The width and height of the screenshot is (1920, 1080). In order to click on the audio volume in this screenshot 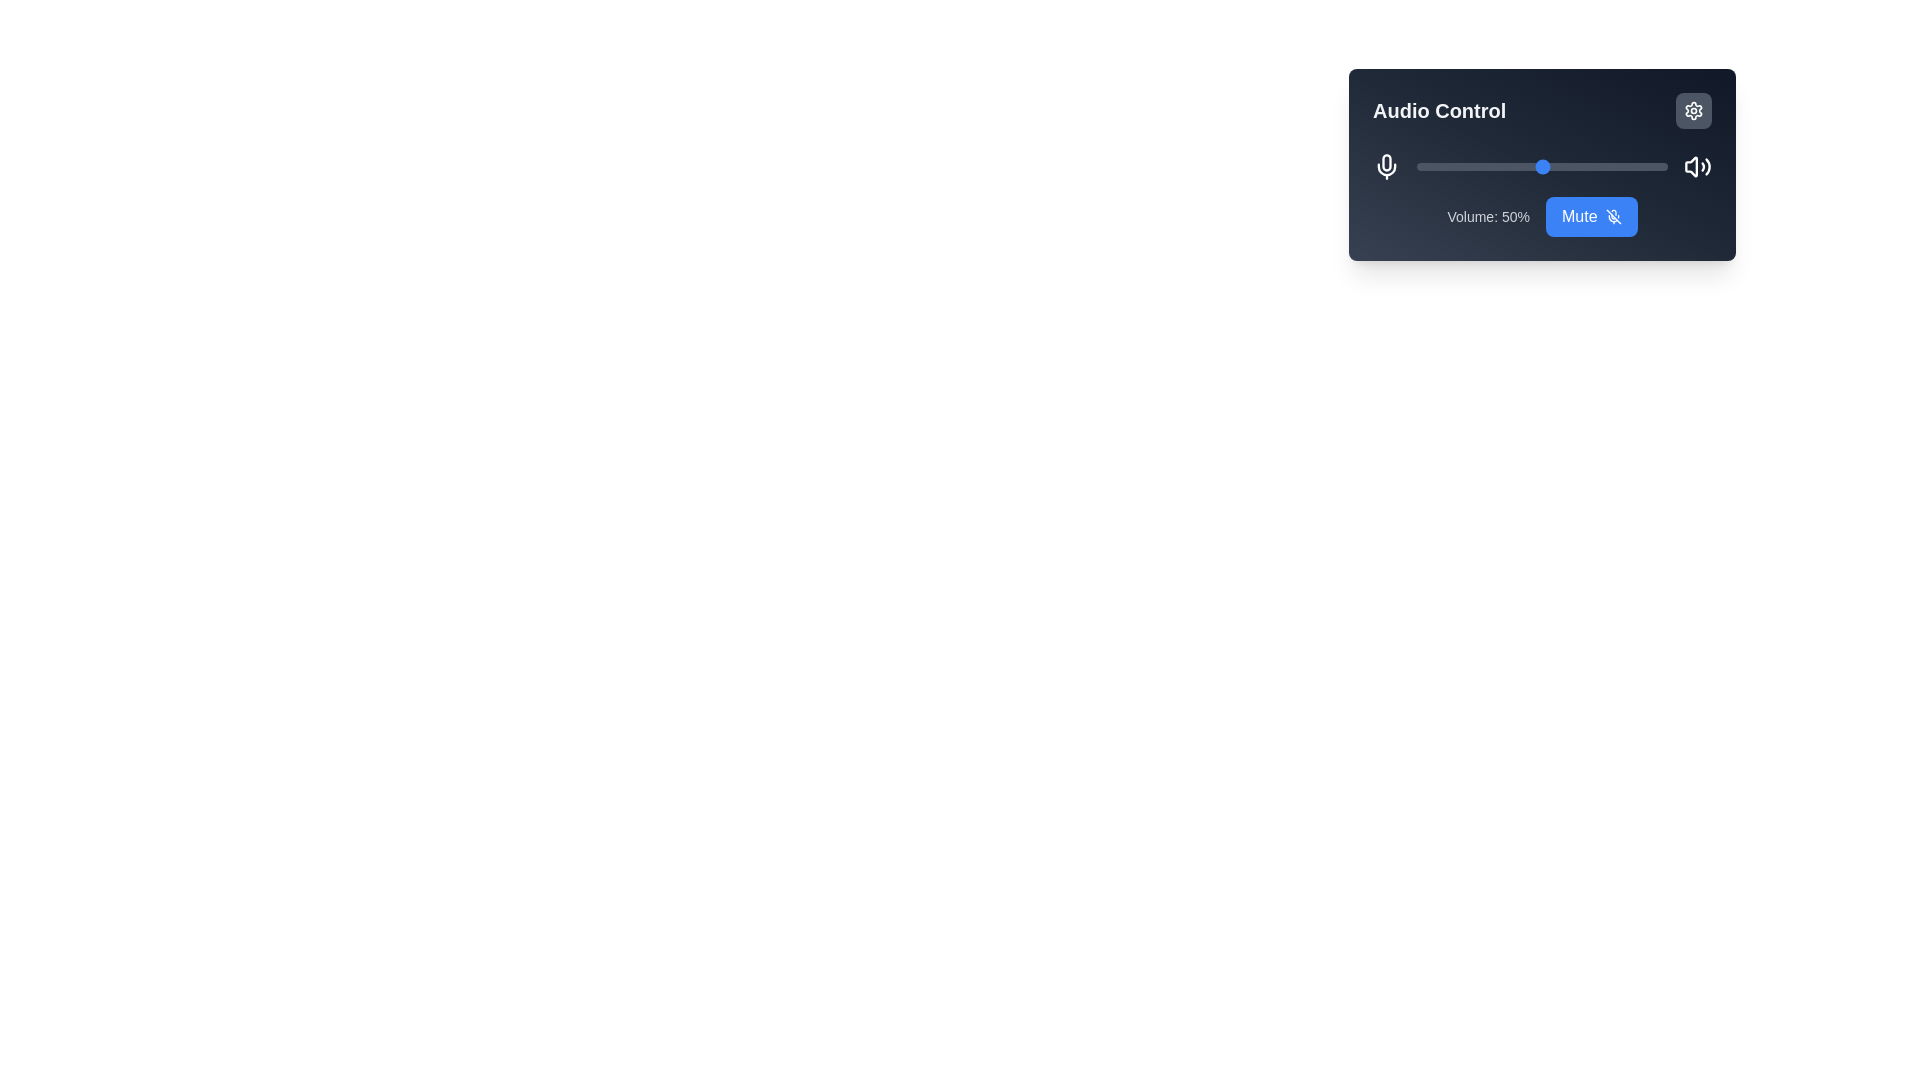, I will do `click(1665, 165)`.